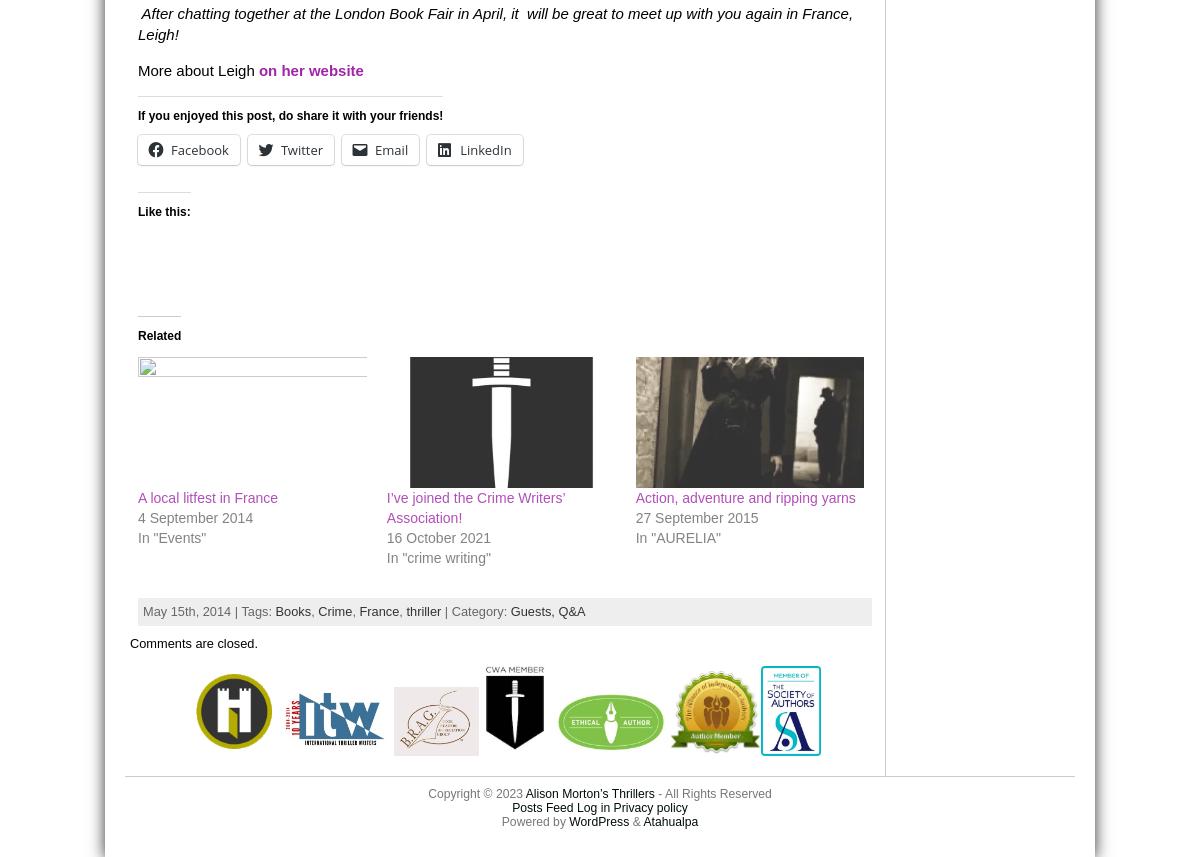 The image size is (1200, 857). What do you see at coordinates (163, 211) in the screenshot?
I see `'Like this:'` at bounding box center [163, 211].